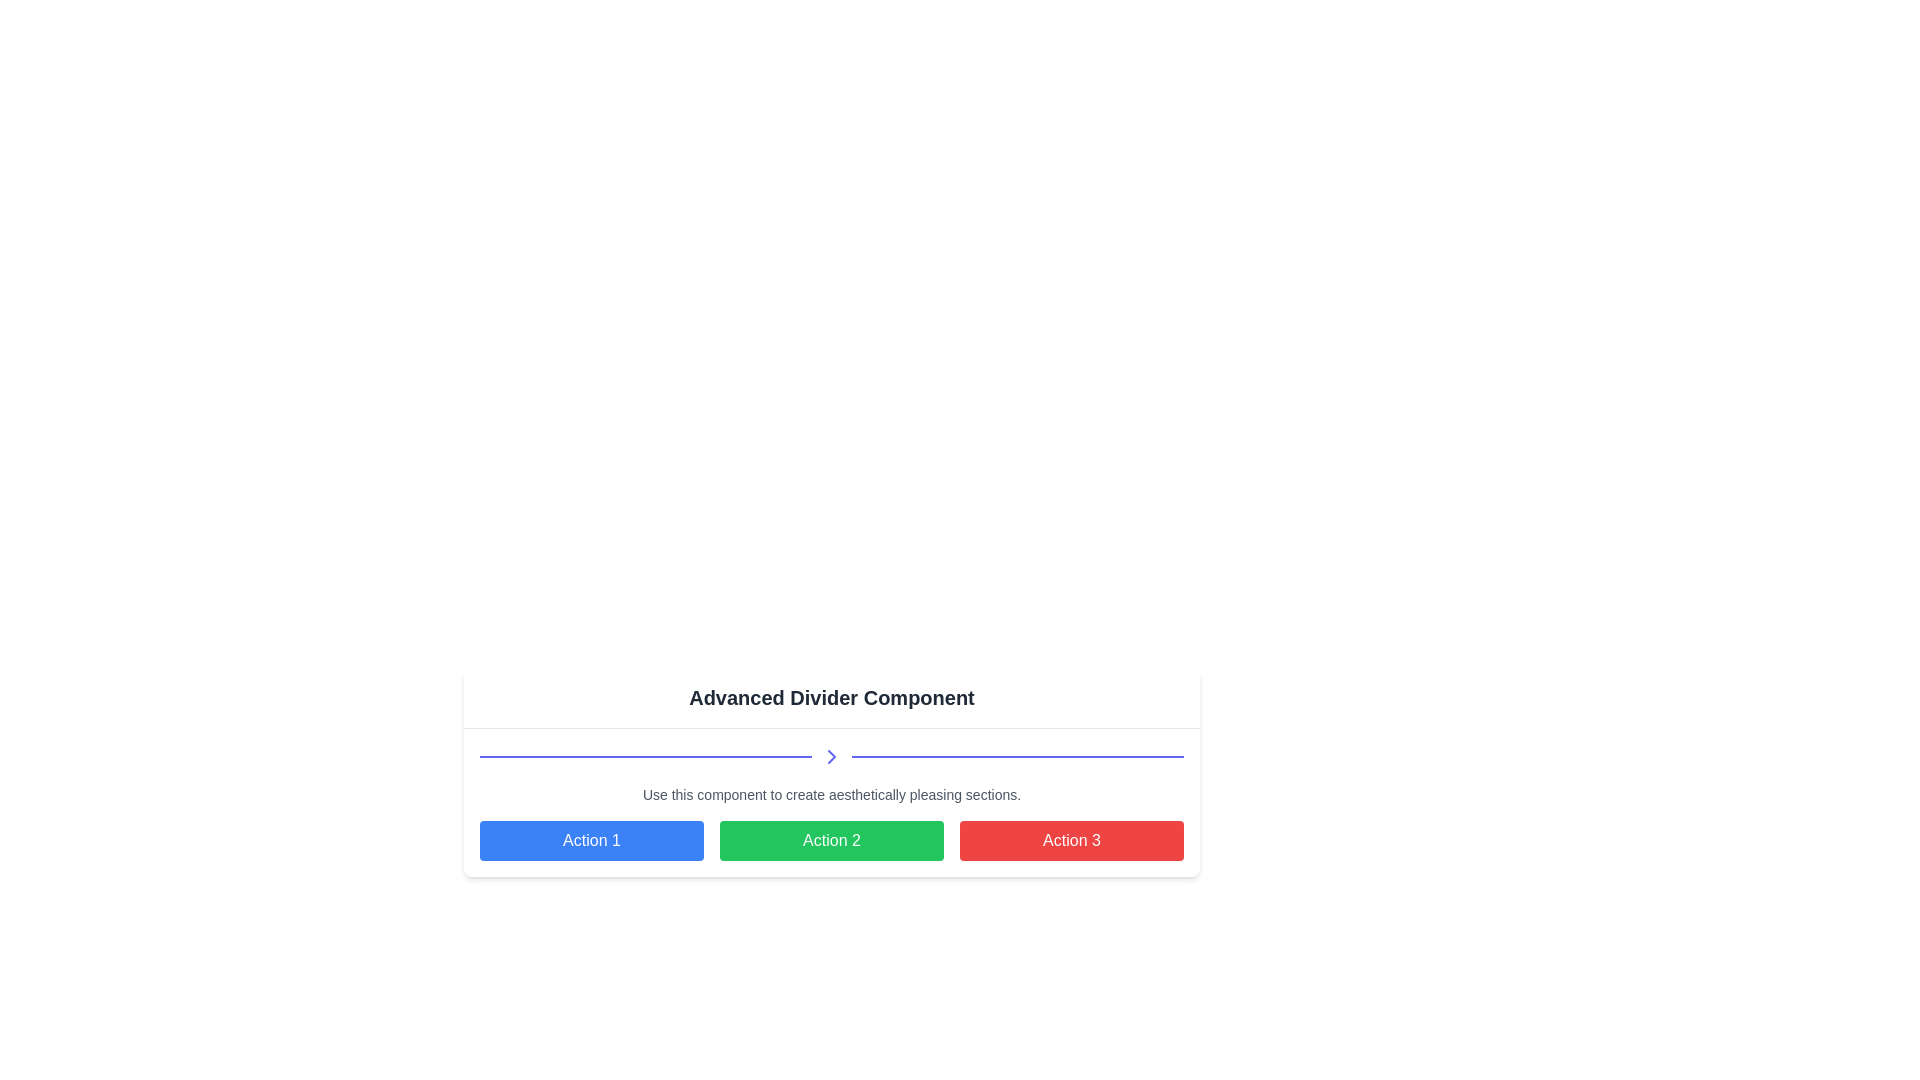  What do you see at coordinates (831, 840) in the screenshot?
I see `the second button labeled 'Action 2' located in the bottom center of the interface` at bounding box center [831, 840].